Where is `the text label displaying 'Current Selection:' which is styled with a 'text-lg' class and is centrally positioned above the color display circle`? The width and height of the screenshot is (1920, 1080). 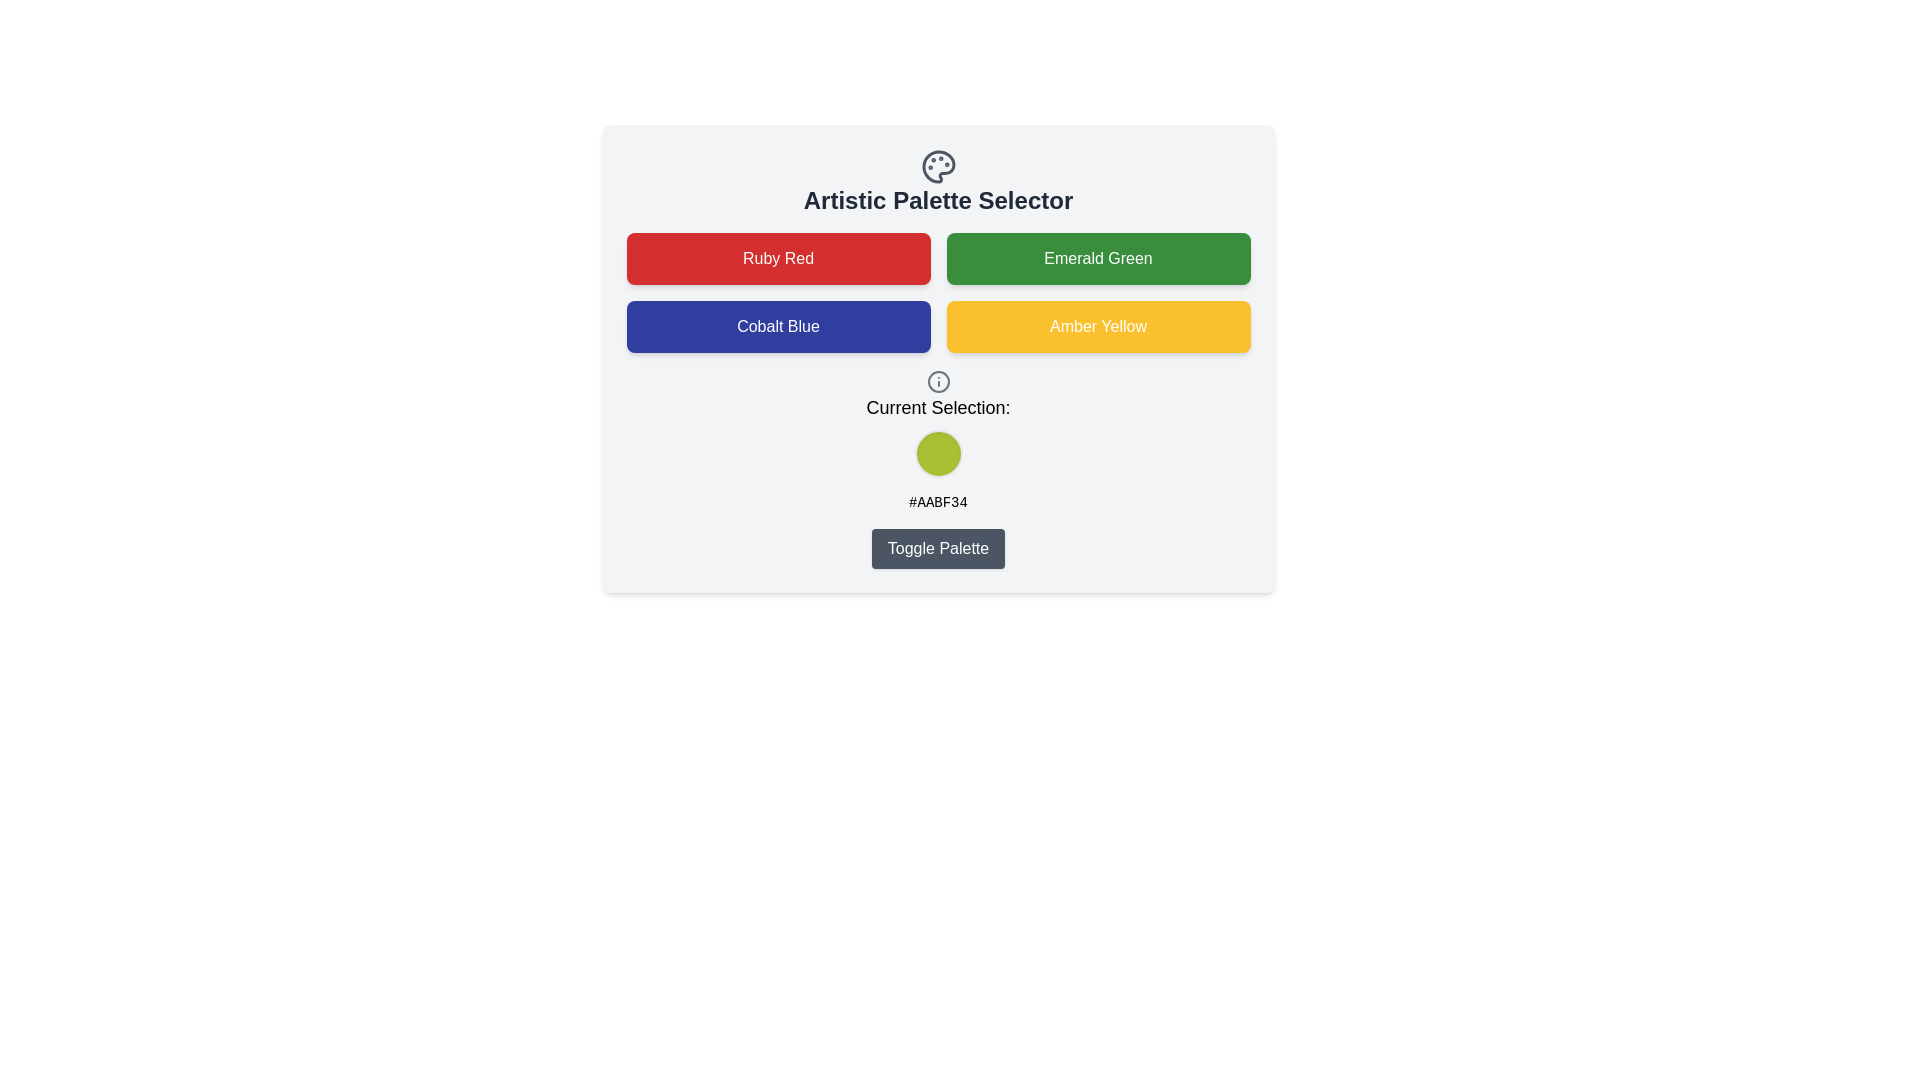
the text label displaying 'Current Selection:' which is styled with a 'text-lg' class and is centrally positioned above the color display circle is located at coordinates (937, 406).